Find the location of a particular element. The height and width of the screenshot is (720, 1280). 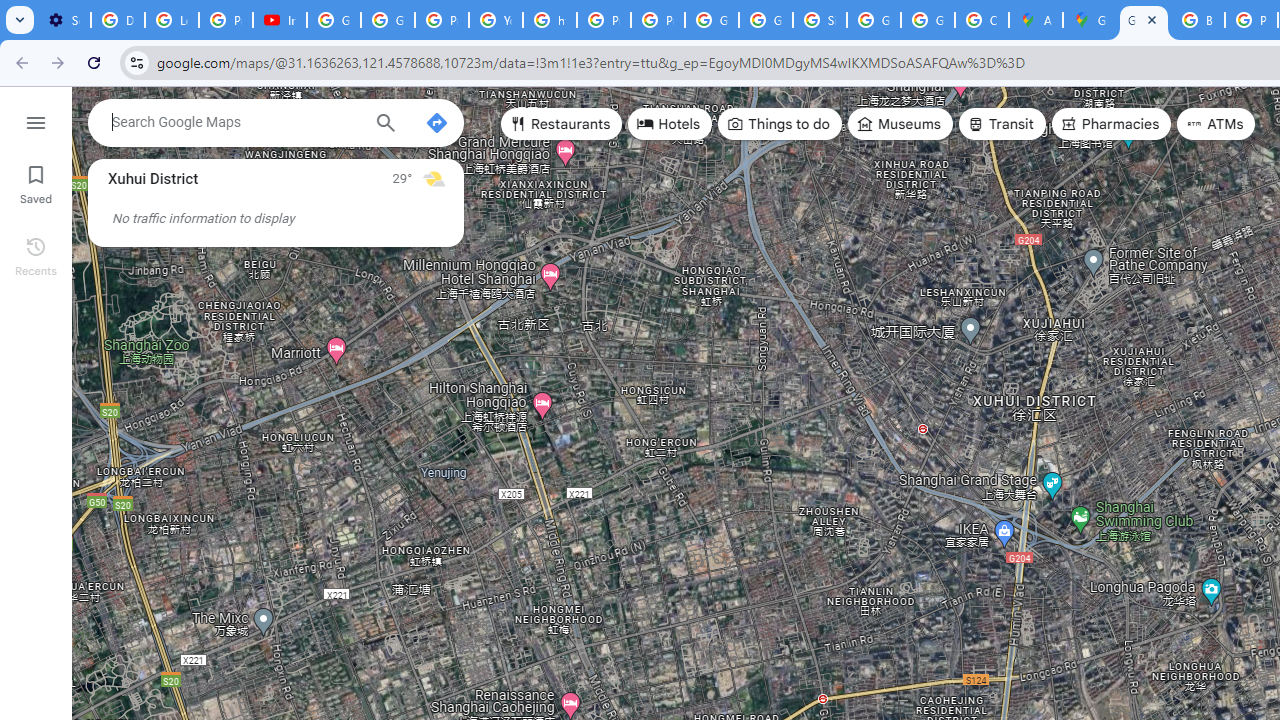

'YouTube' is located at coordinates (496, 20).